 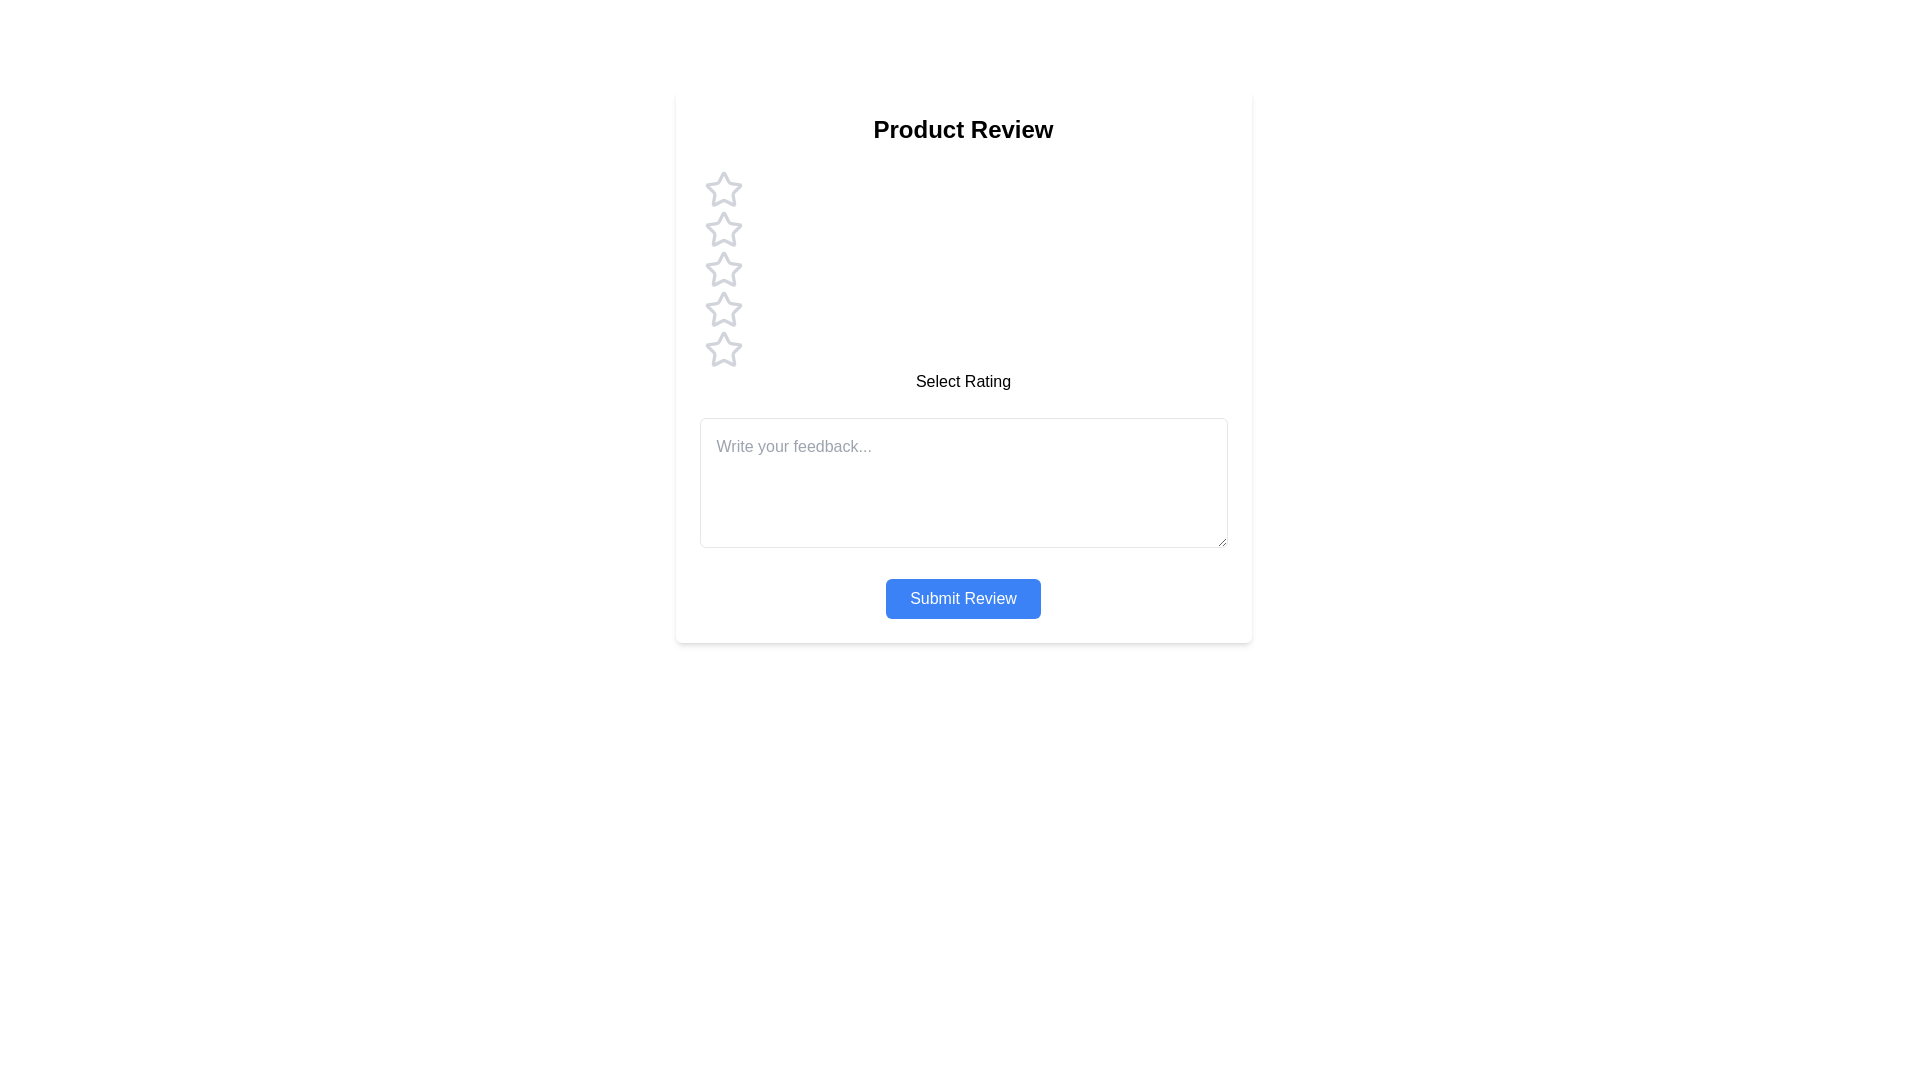 I want to click on the second star icon in the vertical arrangement of five rating stars, so click(x=722, y=228).